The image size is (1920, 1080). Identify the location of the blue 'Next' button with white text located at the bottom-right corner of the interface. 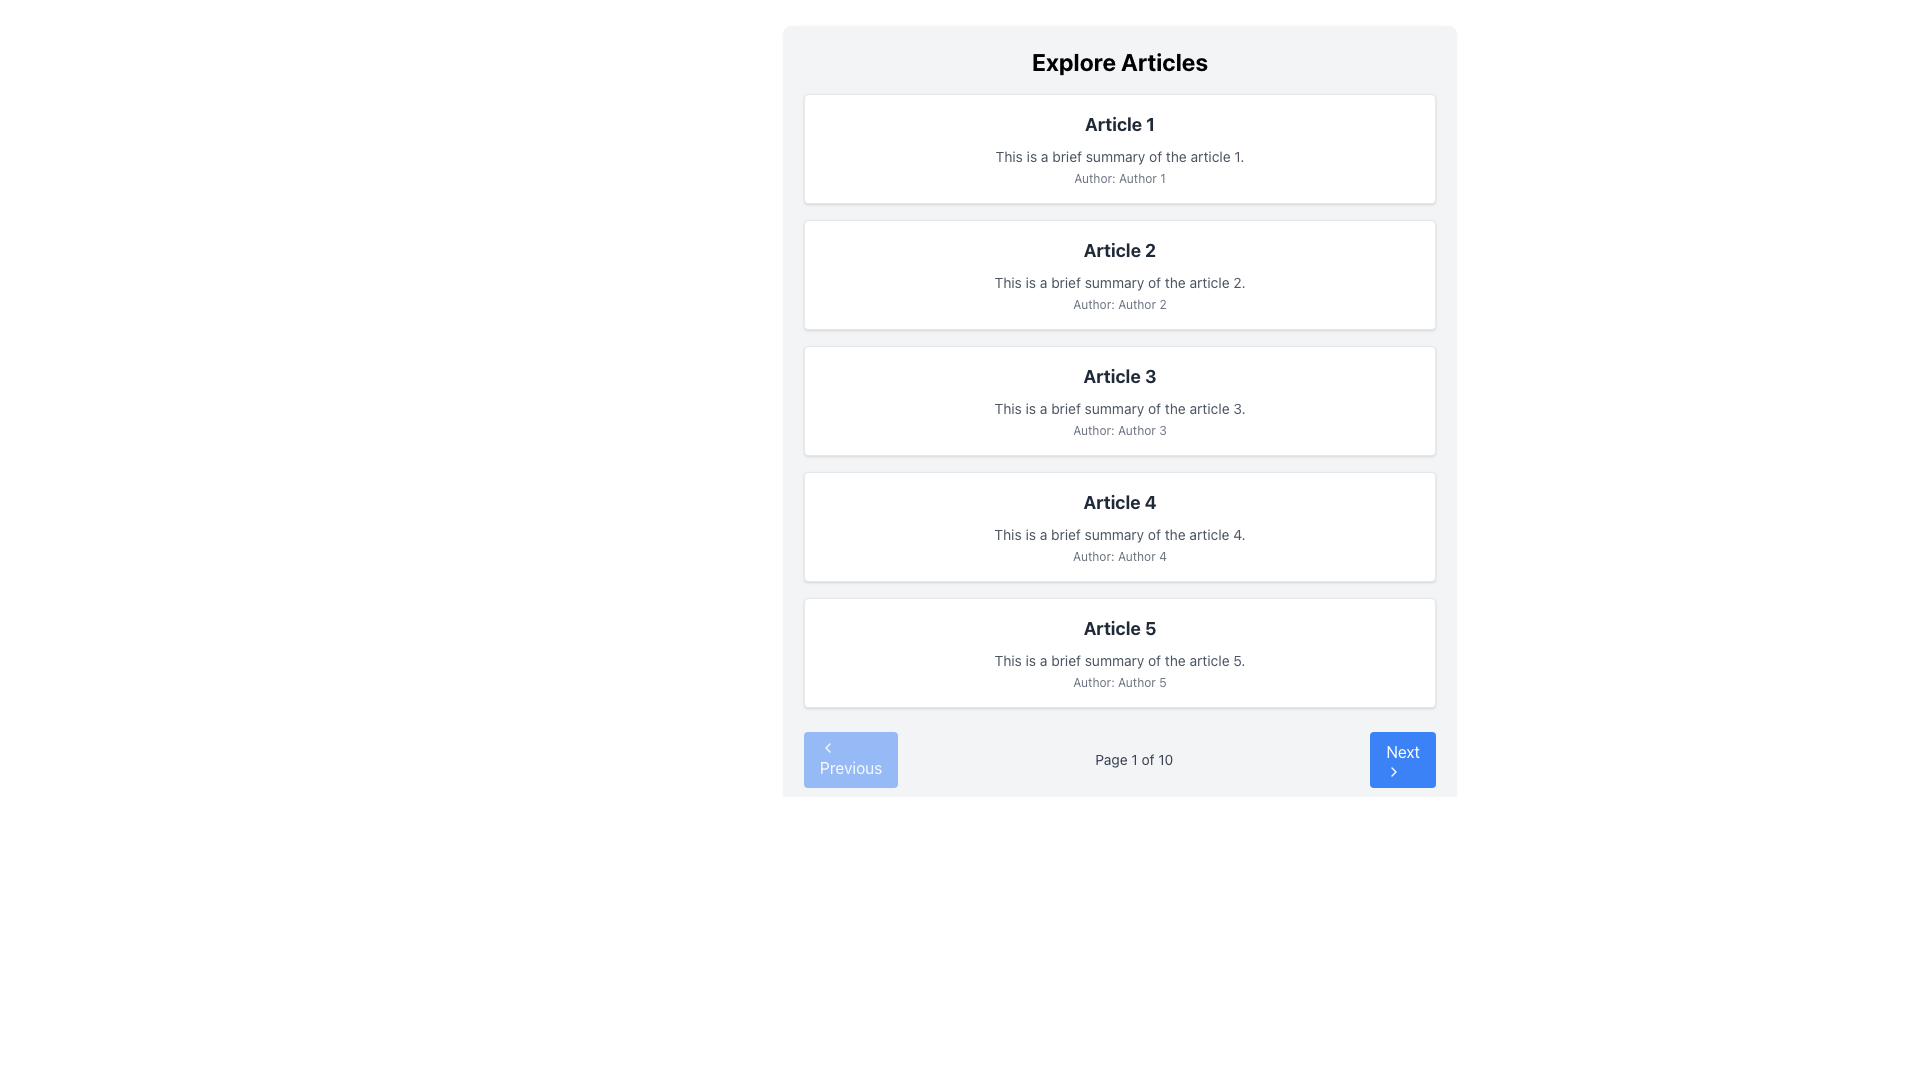
(1402, 759).